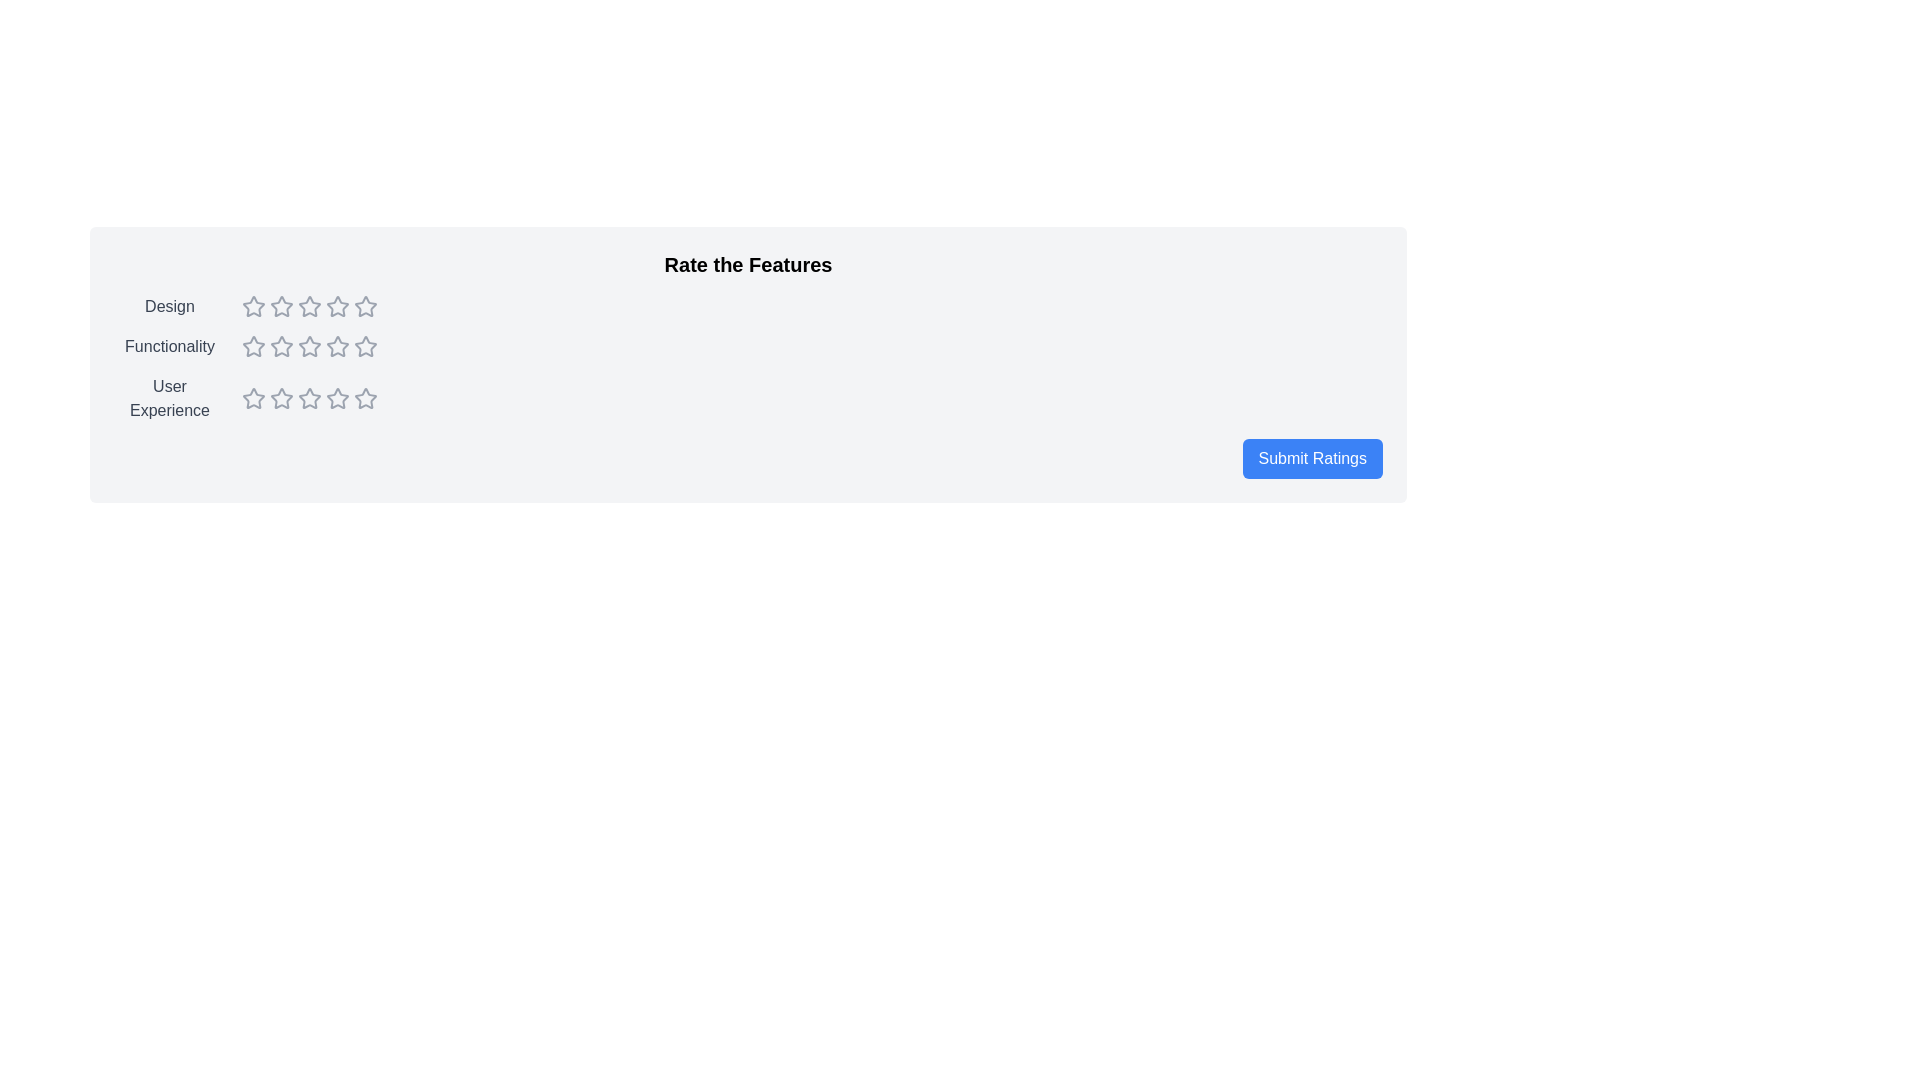 This screenshot has height=1080, width=1920. I want to click on the second star in the 'Functionality' rating control to interact with the rating feature, so click(309, 345).